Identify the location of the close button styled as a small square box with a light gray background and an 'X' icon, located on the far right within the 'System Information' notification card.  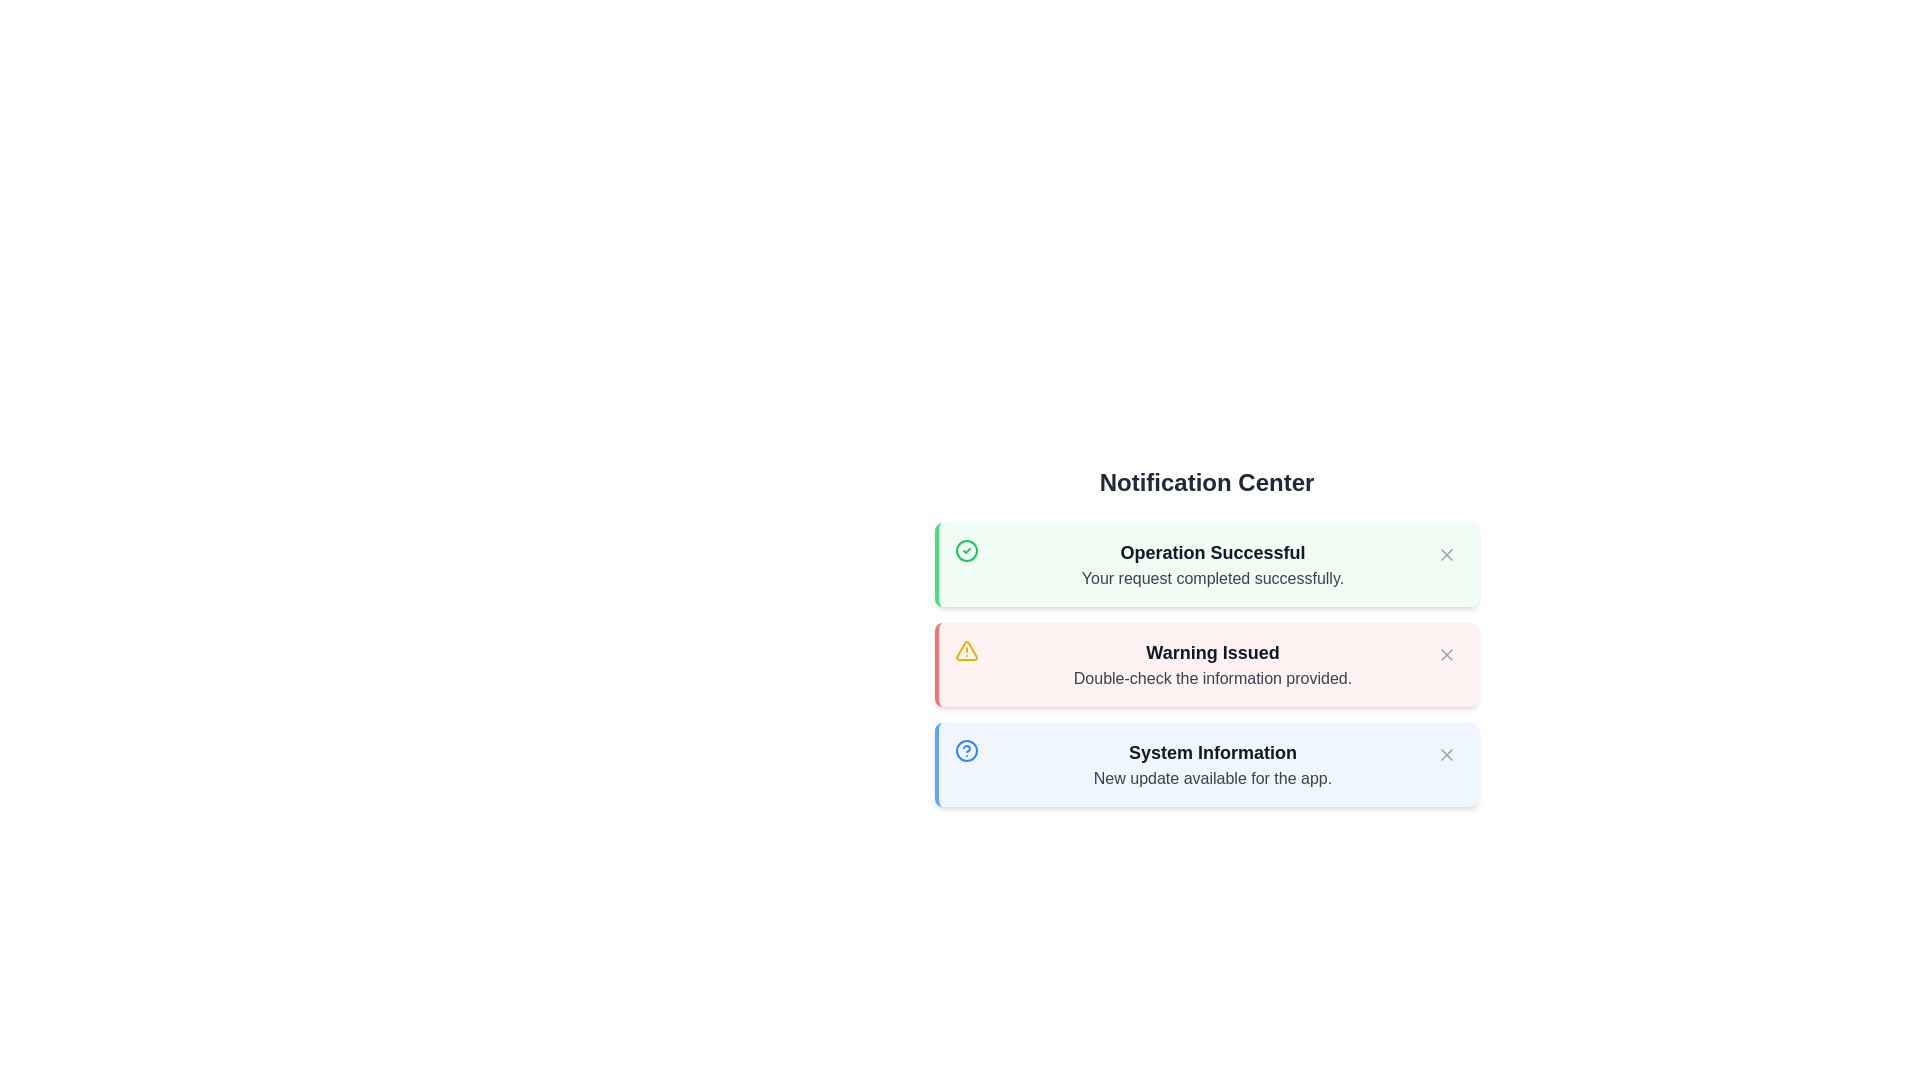
(1446, 755).